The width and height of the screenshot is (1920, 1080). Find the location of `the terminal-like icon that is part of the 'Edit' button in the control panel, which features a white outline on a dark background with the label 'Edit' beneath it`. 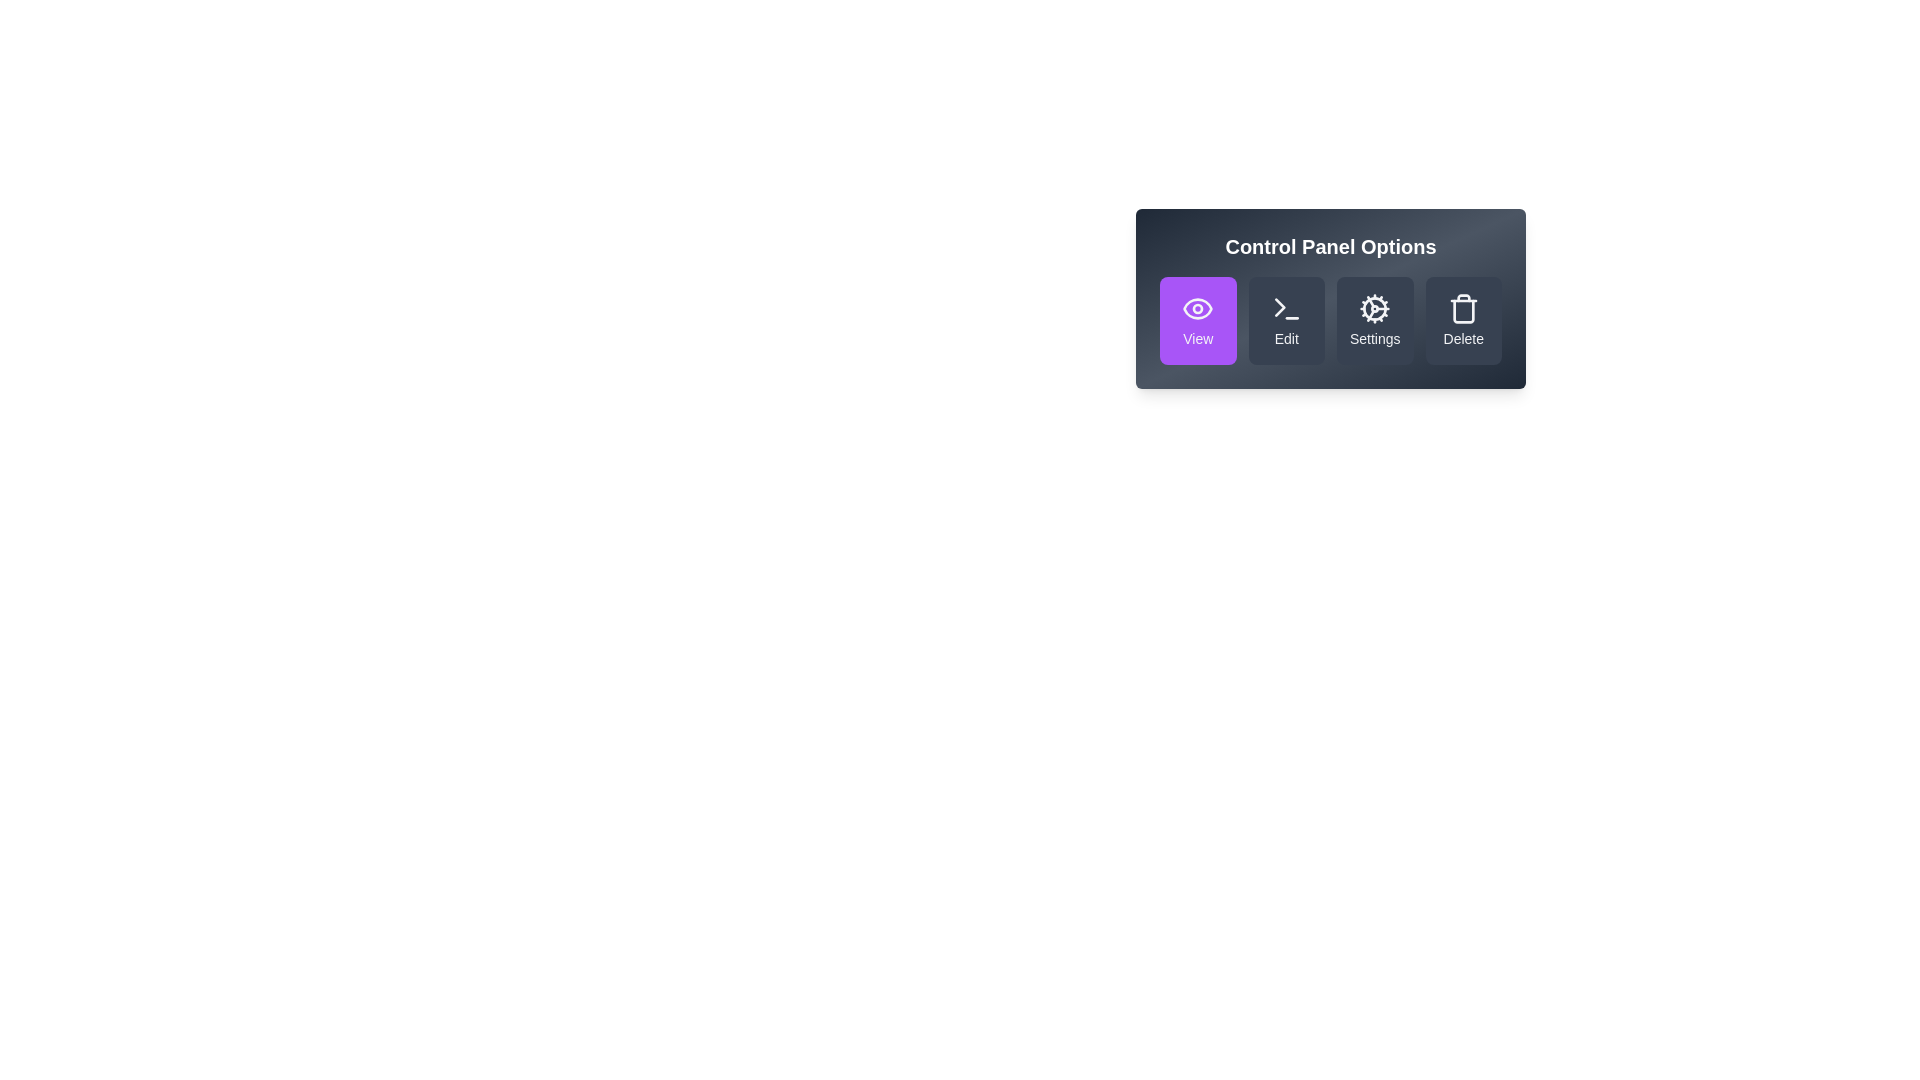

the terminal-like icon that is part of the 'Edit' button in the control panel, which features a white outline on a dark background with the label 'Edit' beneath it is located at coordinates (1286, 308).